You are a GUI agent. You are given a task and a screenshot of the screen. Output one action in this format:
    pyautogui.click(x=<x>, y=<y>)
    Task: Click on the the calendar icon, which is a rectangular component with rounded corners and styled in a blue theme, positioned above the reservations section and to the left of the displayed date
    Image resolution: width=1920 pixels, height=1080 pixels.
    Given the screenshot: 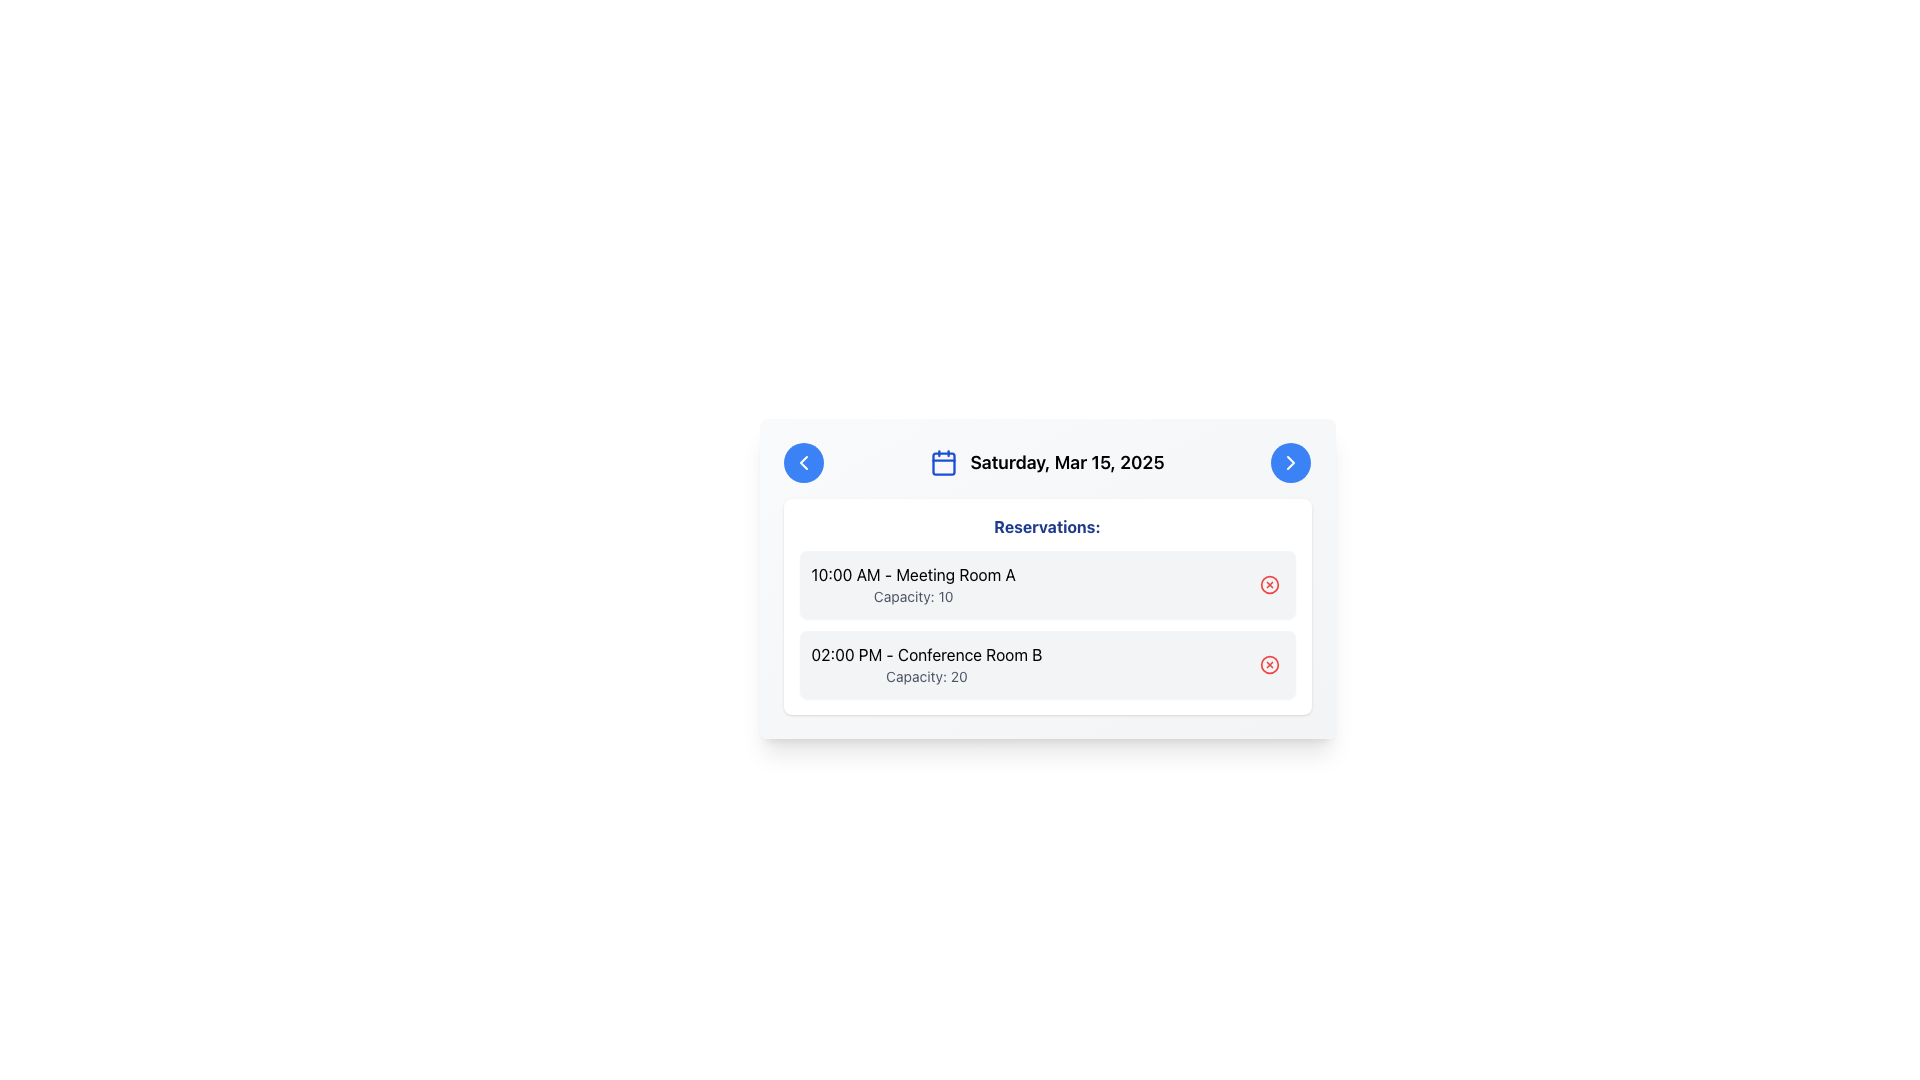 What is the action you would take?
    pyautogui.click(x=943, y=464)
    